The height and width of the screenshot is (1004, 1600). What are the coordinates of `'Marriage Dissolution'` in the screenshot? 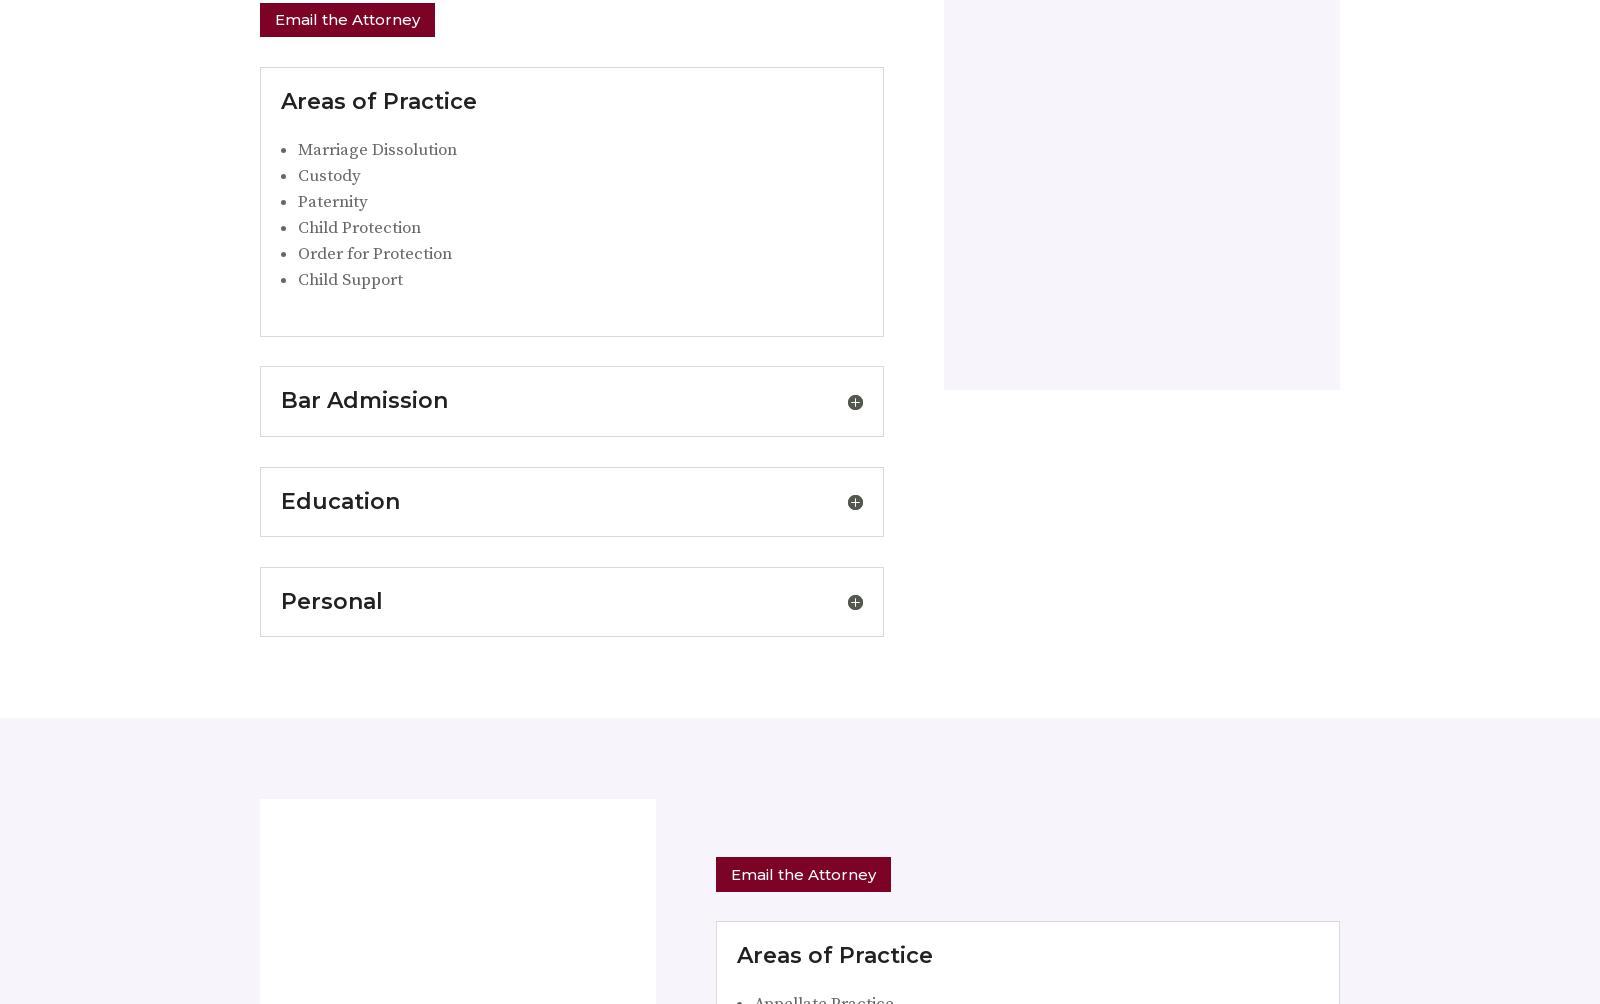 It's located at (377, 147).